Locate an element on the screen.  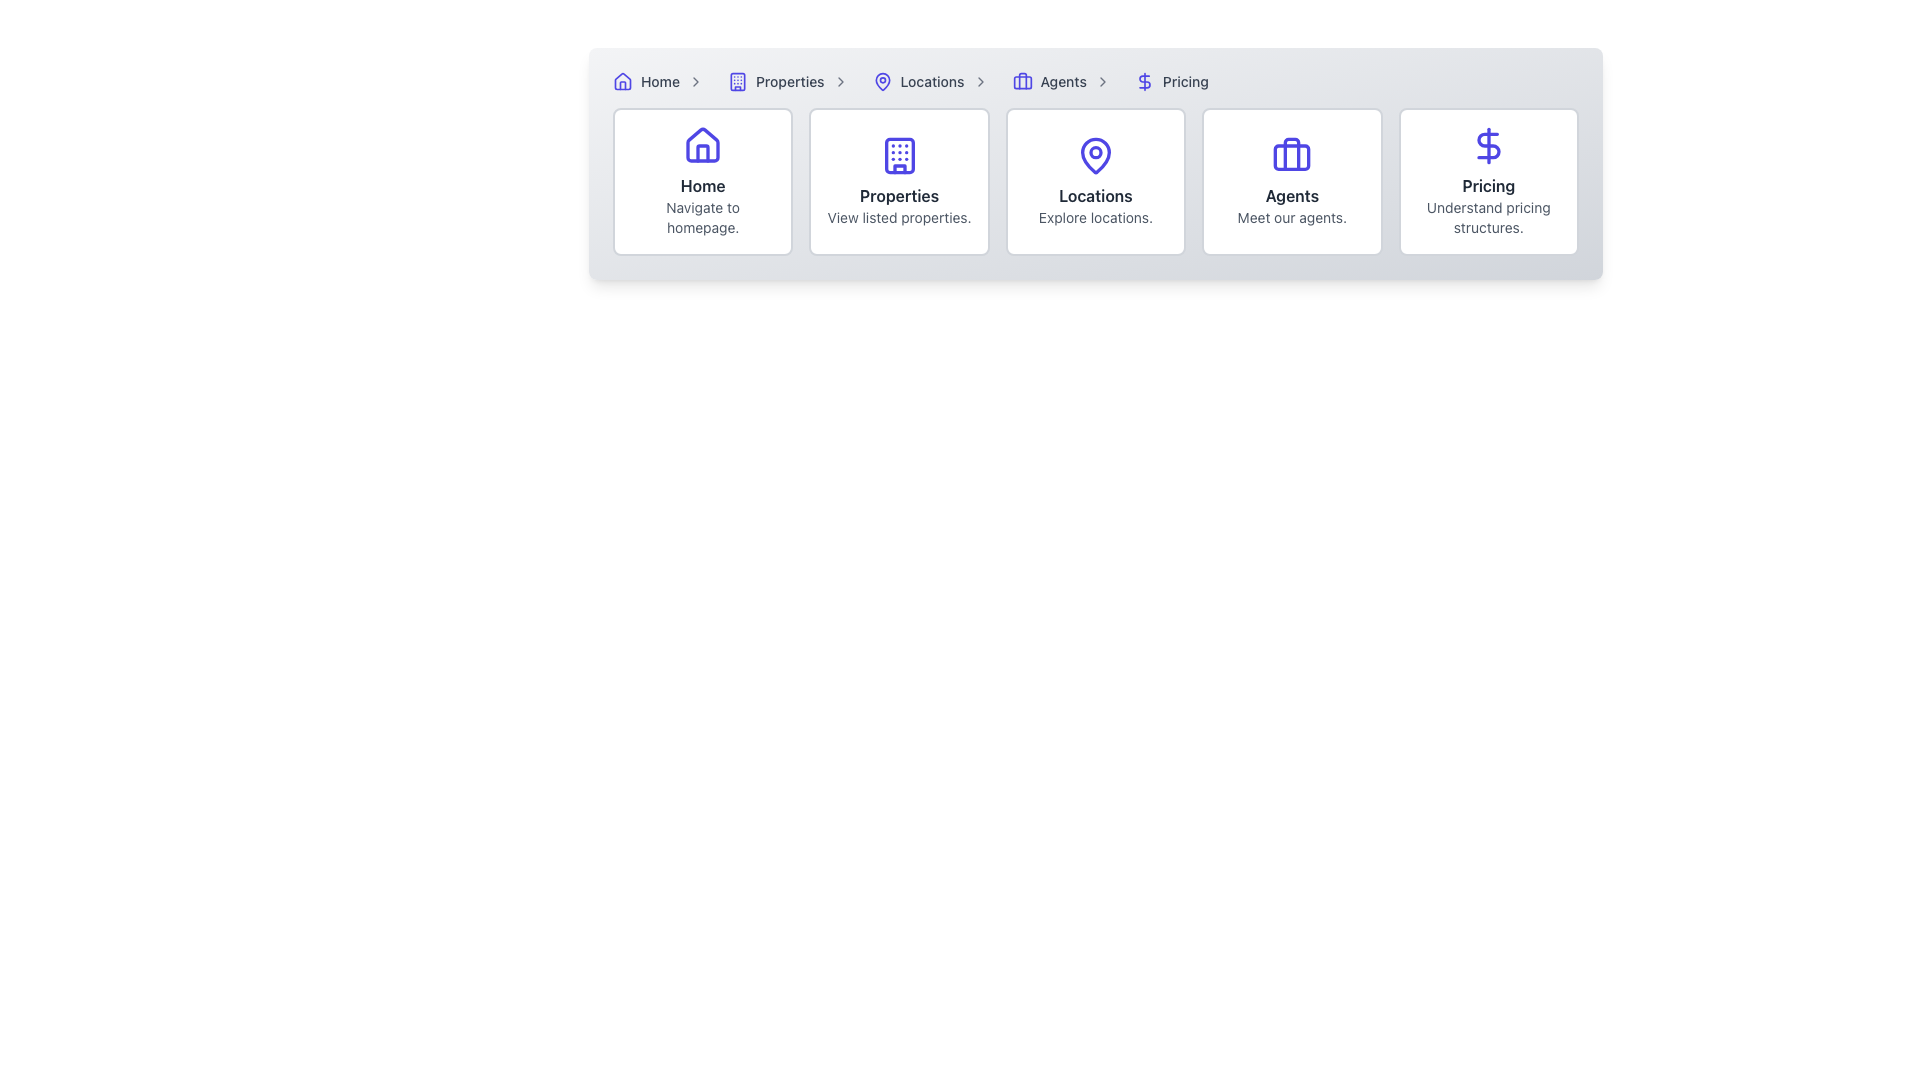
the 'Home' text label in the breadcrumb navigation bar to change its color is located at coordinates (660, 80).